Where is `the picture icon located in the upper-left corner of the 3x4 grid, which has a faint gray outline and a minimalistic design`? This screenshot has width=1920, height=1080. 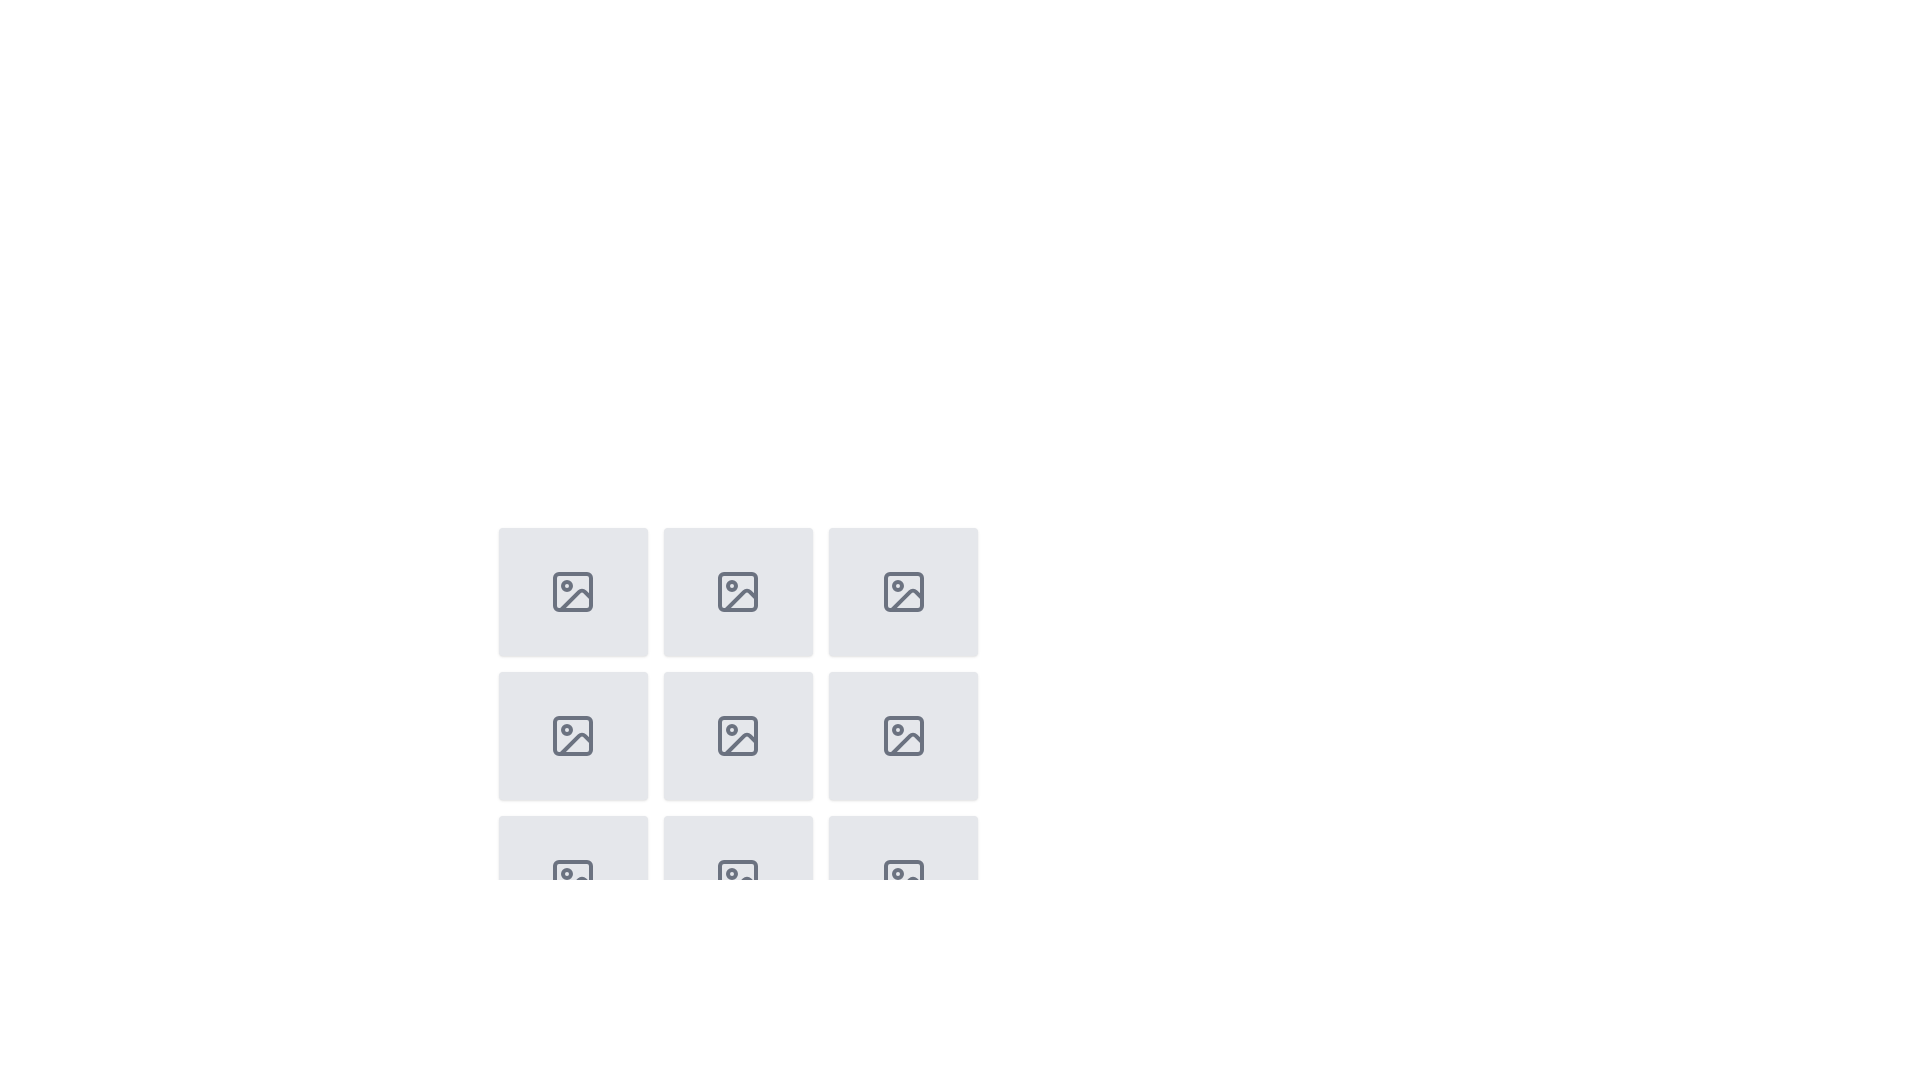
the picture icon located in the upper-left corner of the 3x4 grid, which has a faint gray outline and a minimalistic design is located at coordinates (572, 590).